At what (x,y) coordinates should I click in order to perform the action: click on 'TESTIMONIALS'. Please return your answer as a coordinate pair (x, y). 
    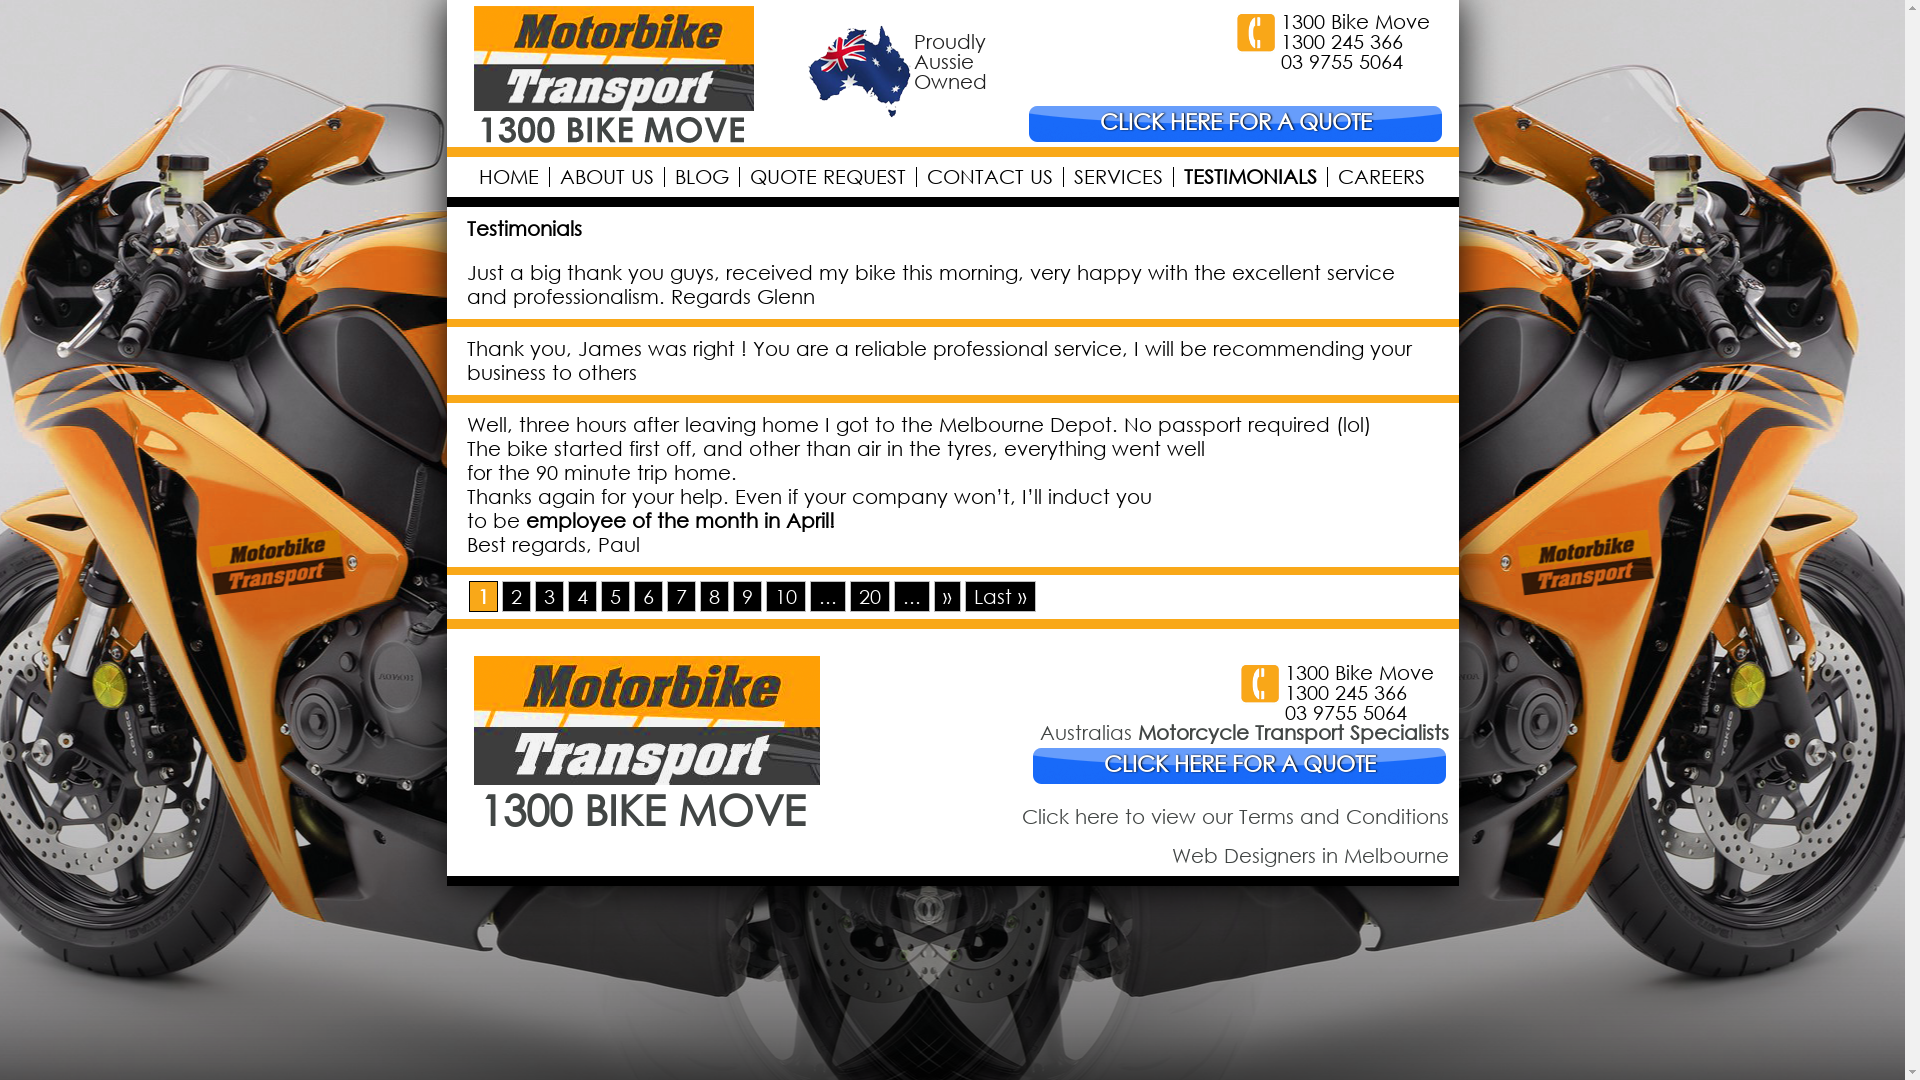
    Looking at the image, I should click on (1247, 176).